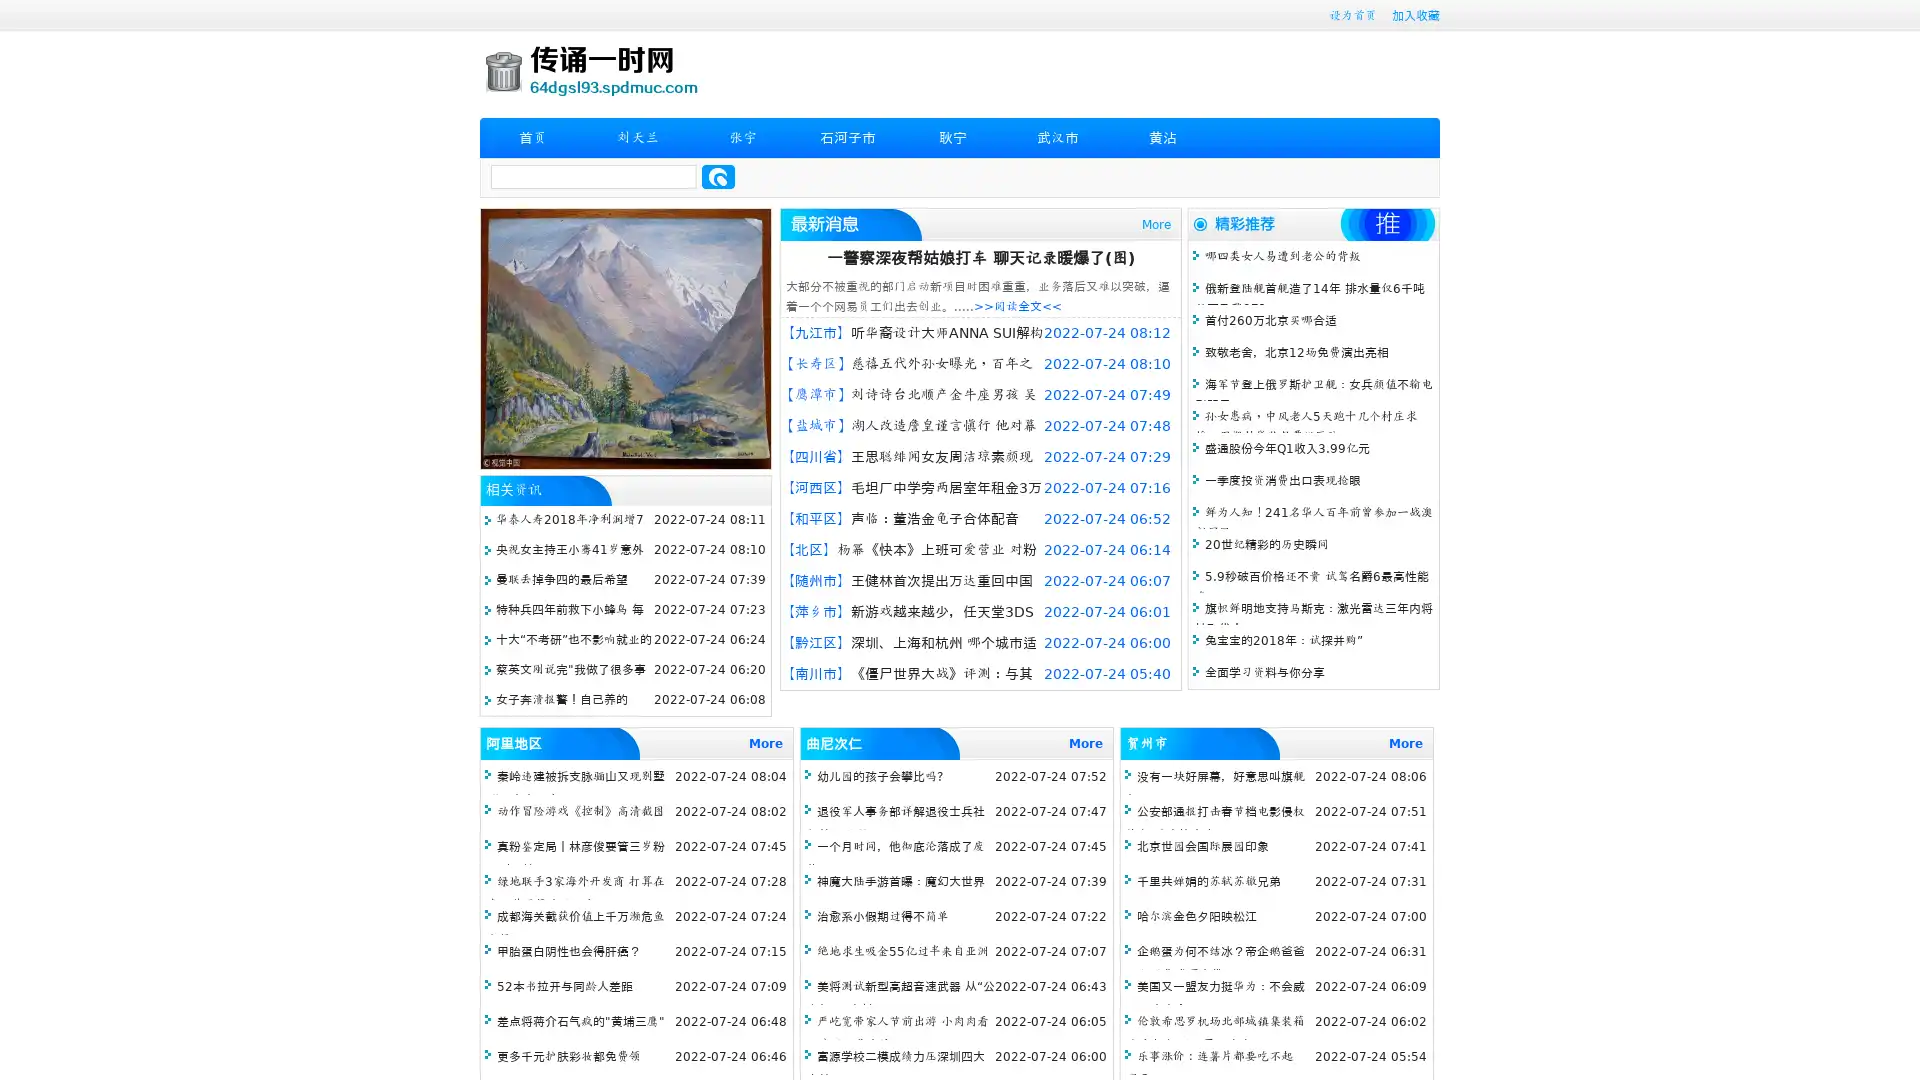 The image size is (1920, 1080). I want to click on Search, so click(718, 176).